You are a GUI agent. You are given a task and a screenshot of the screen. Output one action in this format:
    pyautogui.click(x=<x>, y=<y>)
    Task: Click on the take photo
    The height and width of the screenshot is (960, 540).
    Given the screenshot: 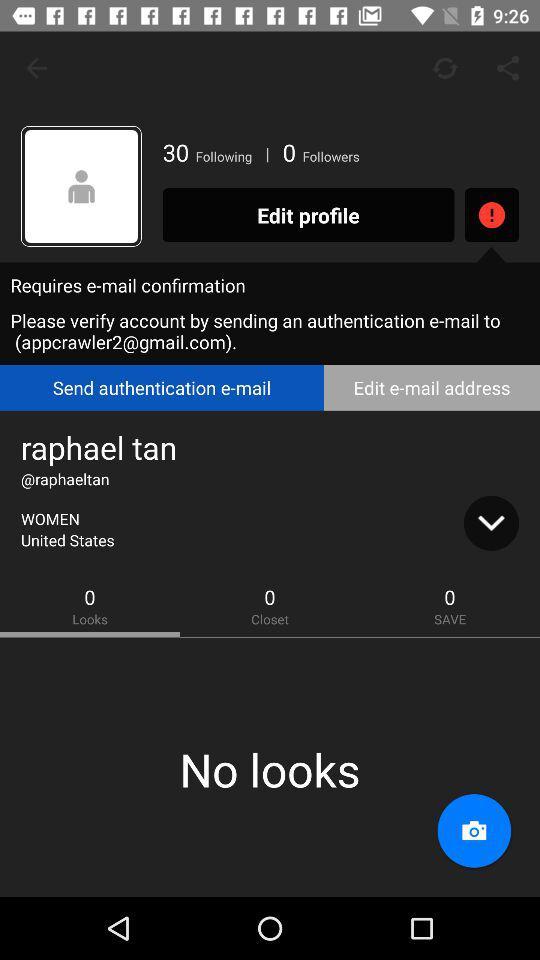 What is the action you would take?
    pyautogui.click(x=473, y=831)
    